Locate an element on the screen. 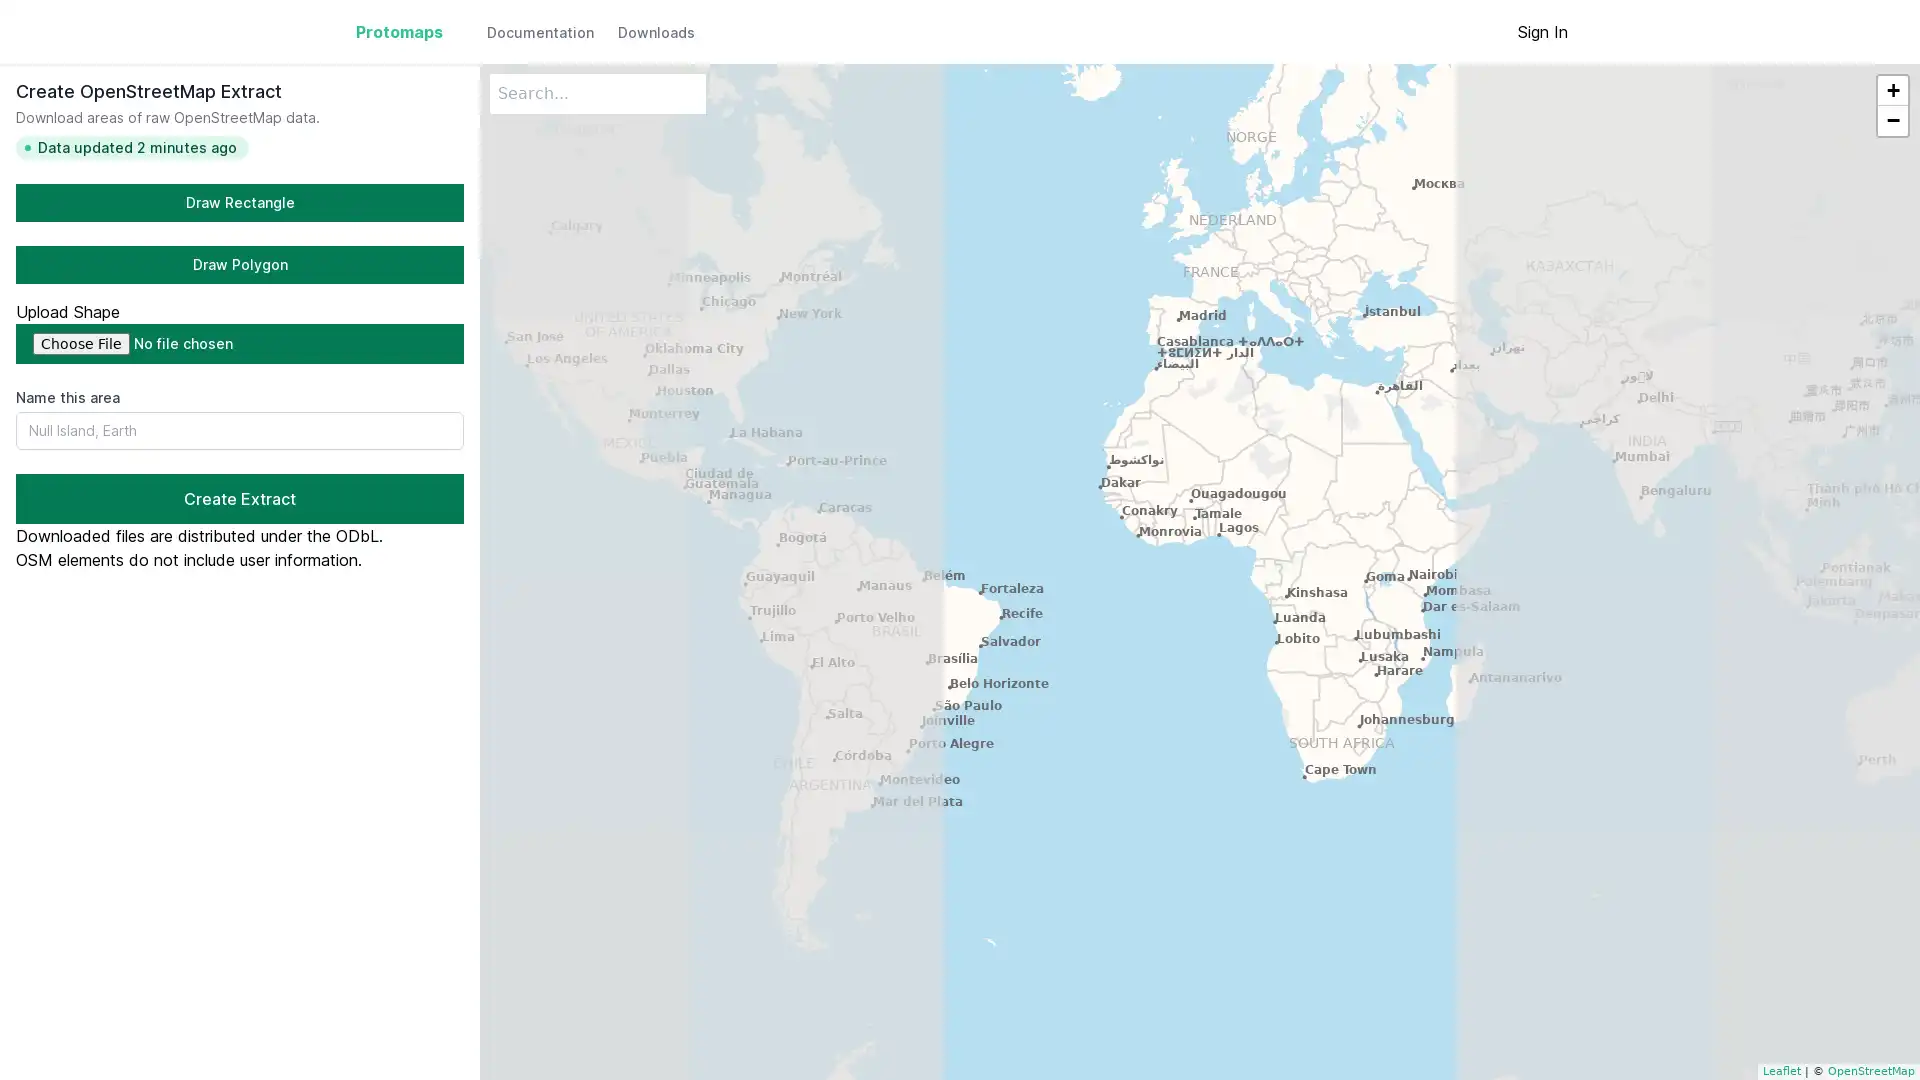  Zoom out is located at coordinates (1891, 120).